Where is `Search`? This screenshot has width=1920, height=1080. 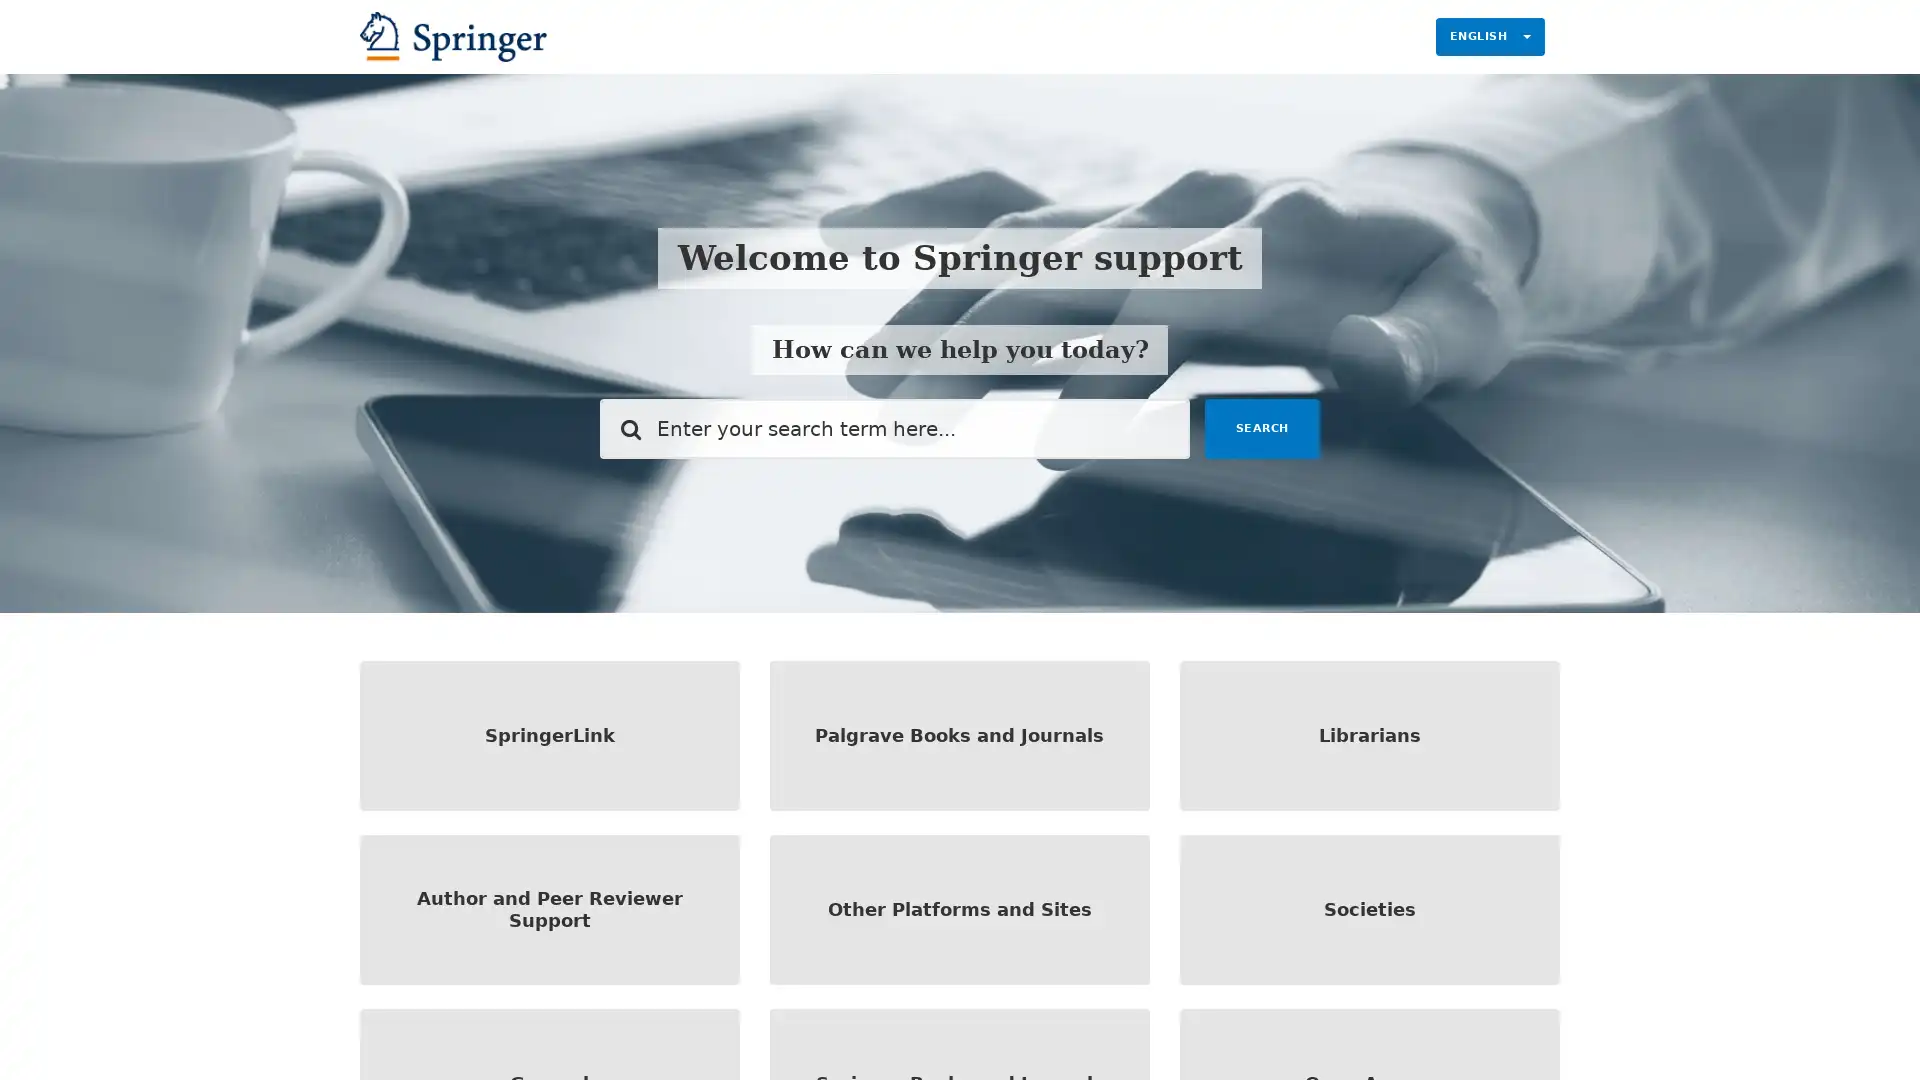
Search is located at coordinates (1261, 427).